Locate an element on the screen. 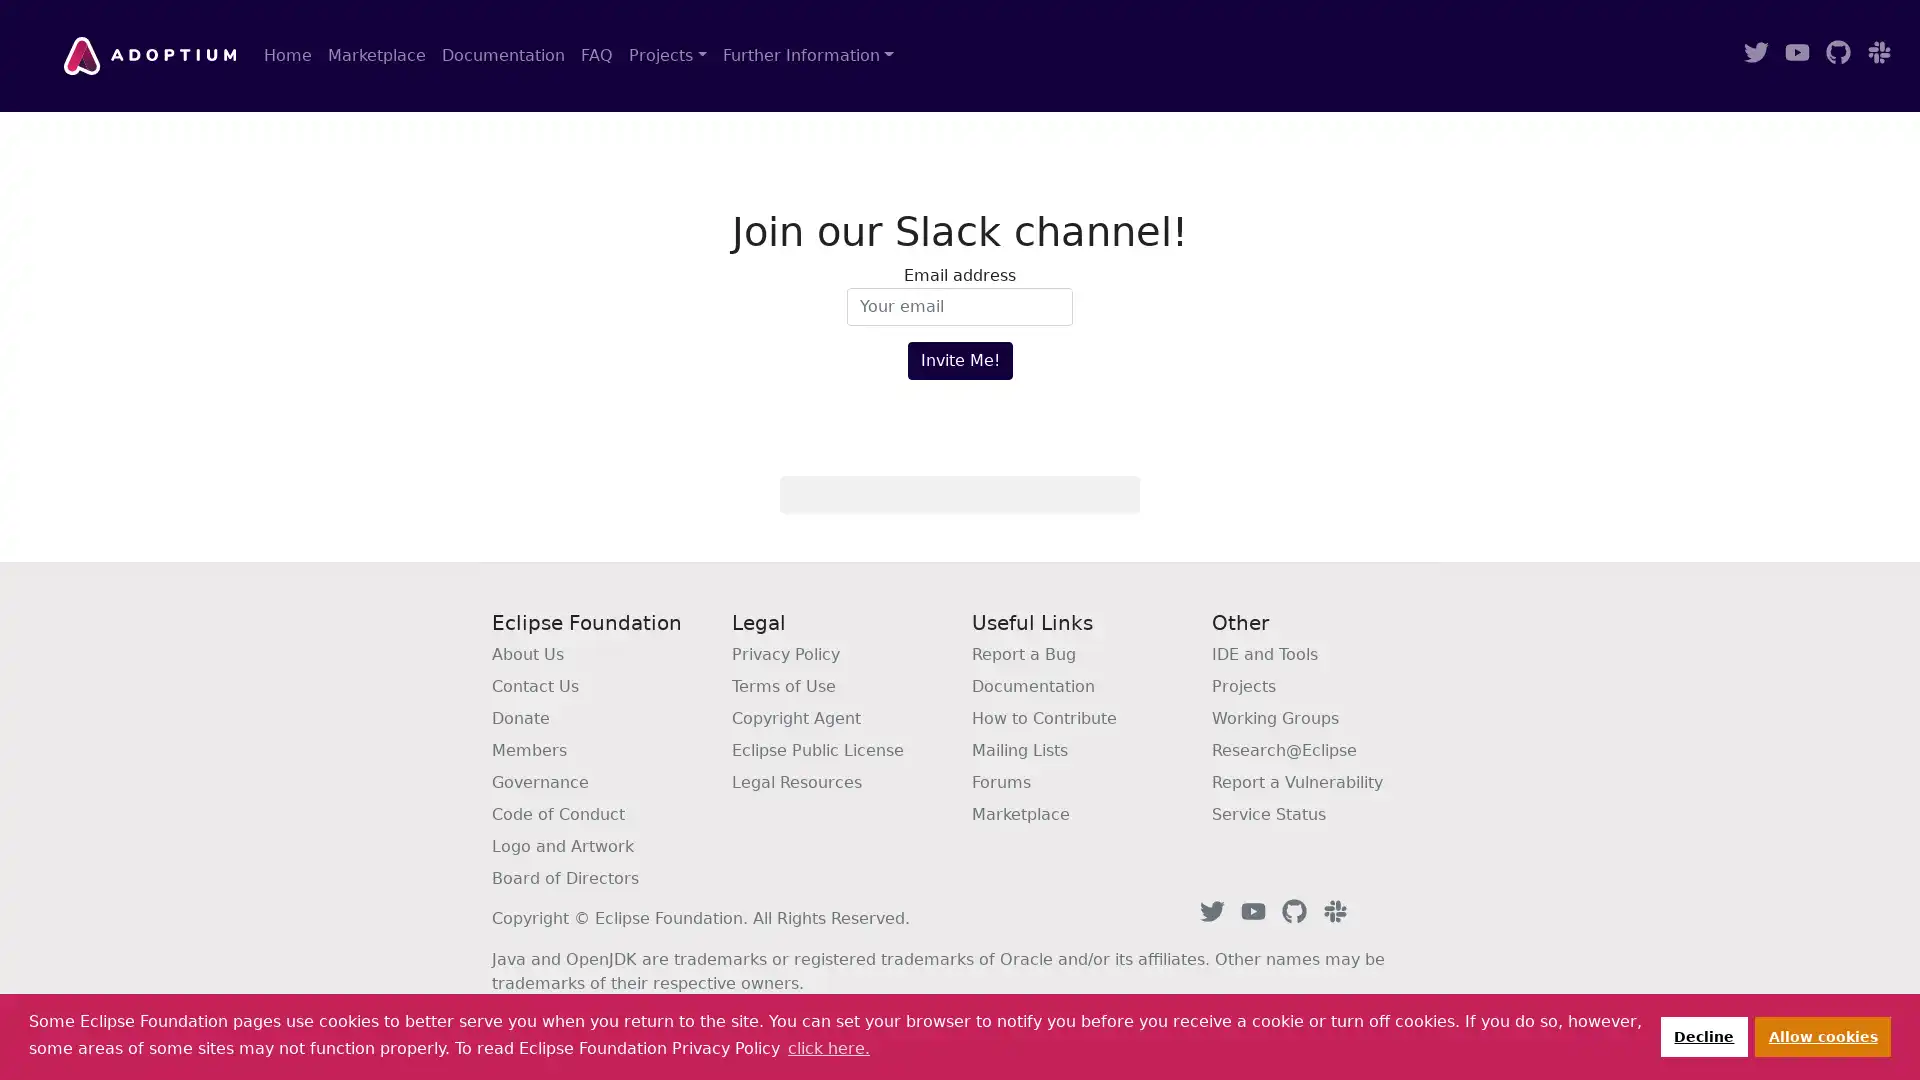  Projects is located at coordinates (667, 55).